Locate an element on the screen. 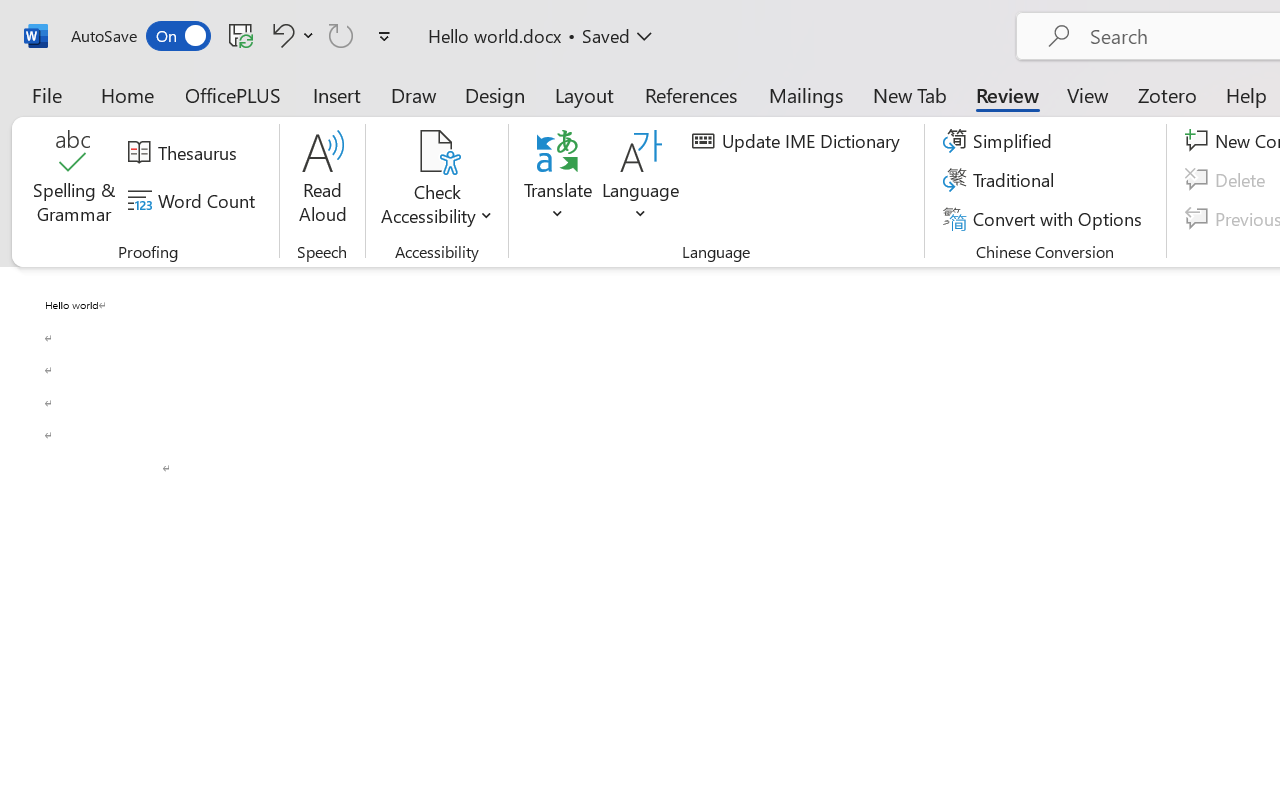 The image size is (1280, 800). 'References' is located at coordinates (691, 94).